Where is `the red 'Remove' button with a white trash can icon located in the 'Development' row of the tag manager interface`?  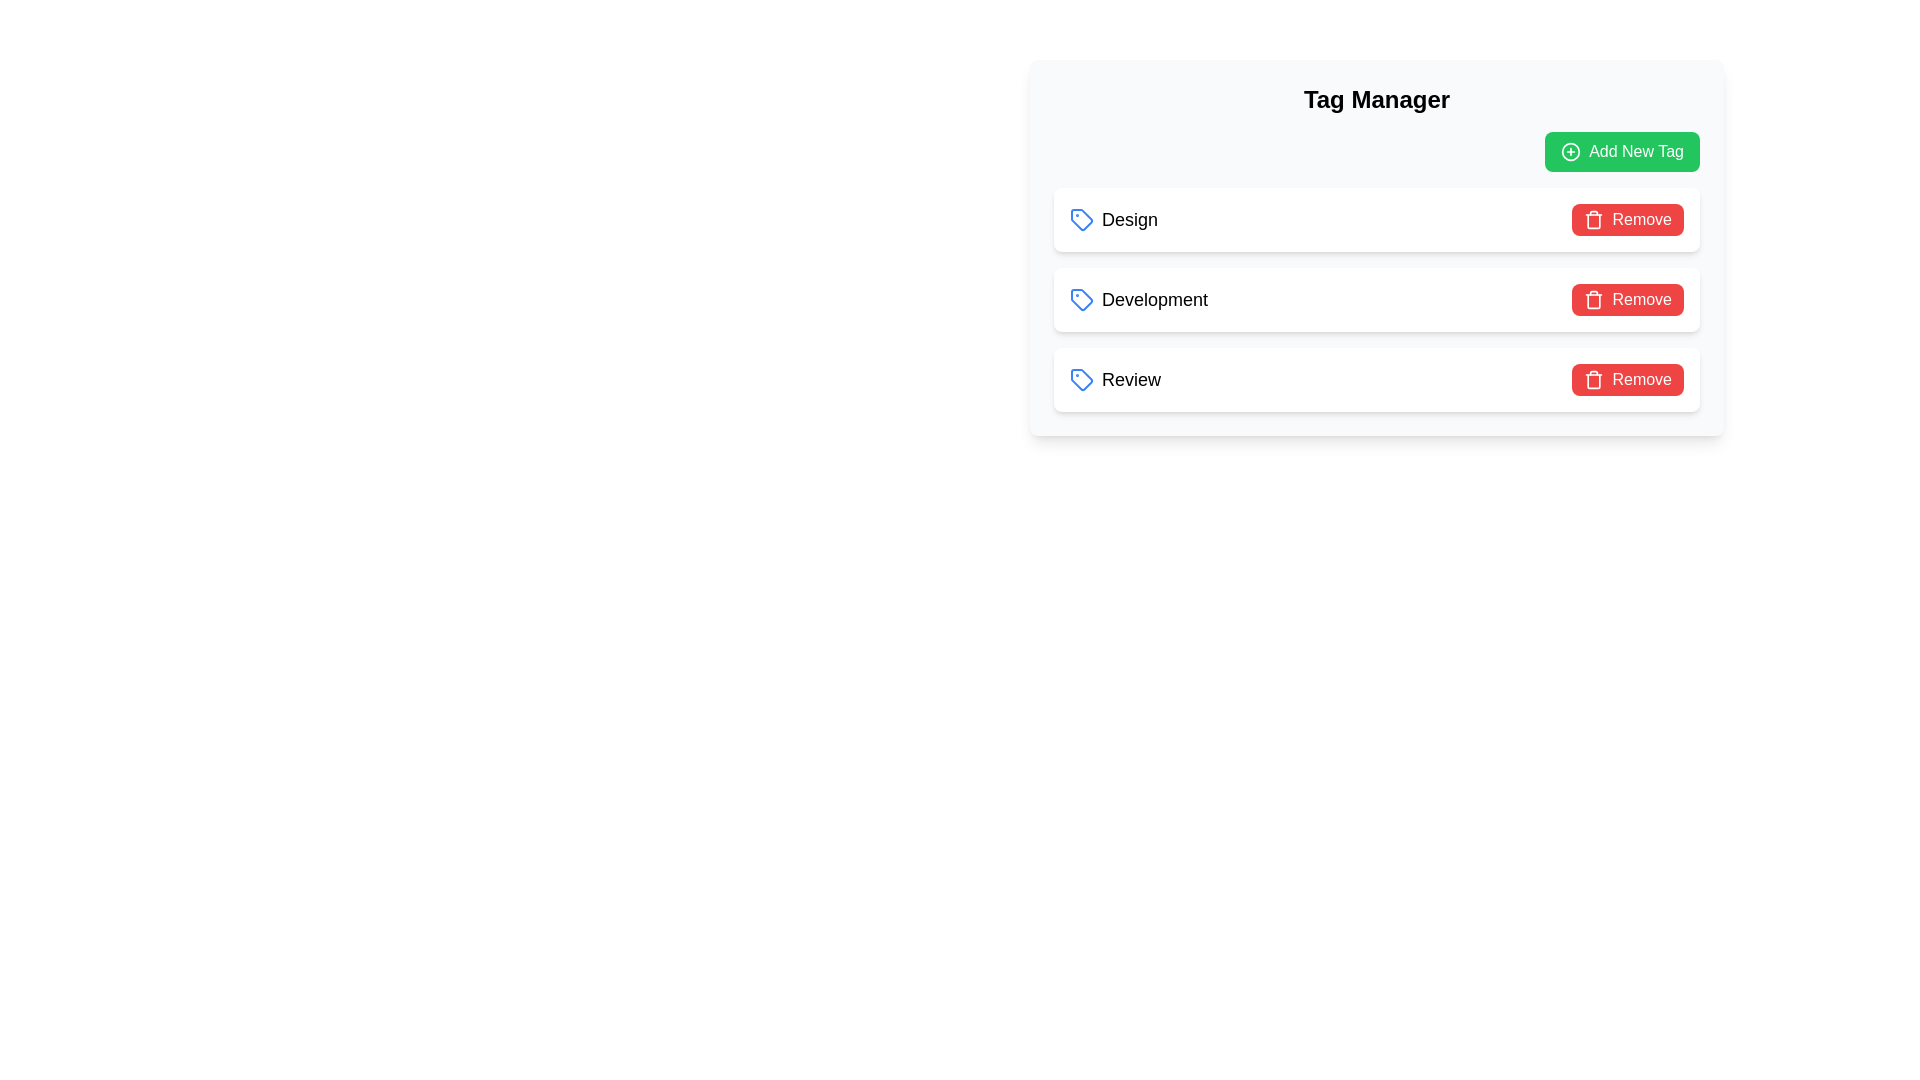 the red 'Remove' button with a white trash can icon located in the 'Development' row of the tag manager interface is located at coordinates (1627, 300).